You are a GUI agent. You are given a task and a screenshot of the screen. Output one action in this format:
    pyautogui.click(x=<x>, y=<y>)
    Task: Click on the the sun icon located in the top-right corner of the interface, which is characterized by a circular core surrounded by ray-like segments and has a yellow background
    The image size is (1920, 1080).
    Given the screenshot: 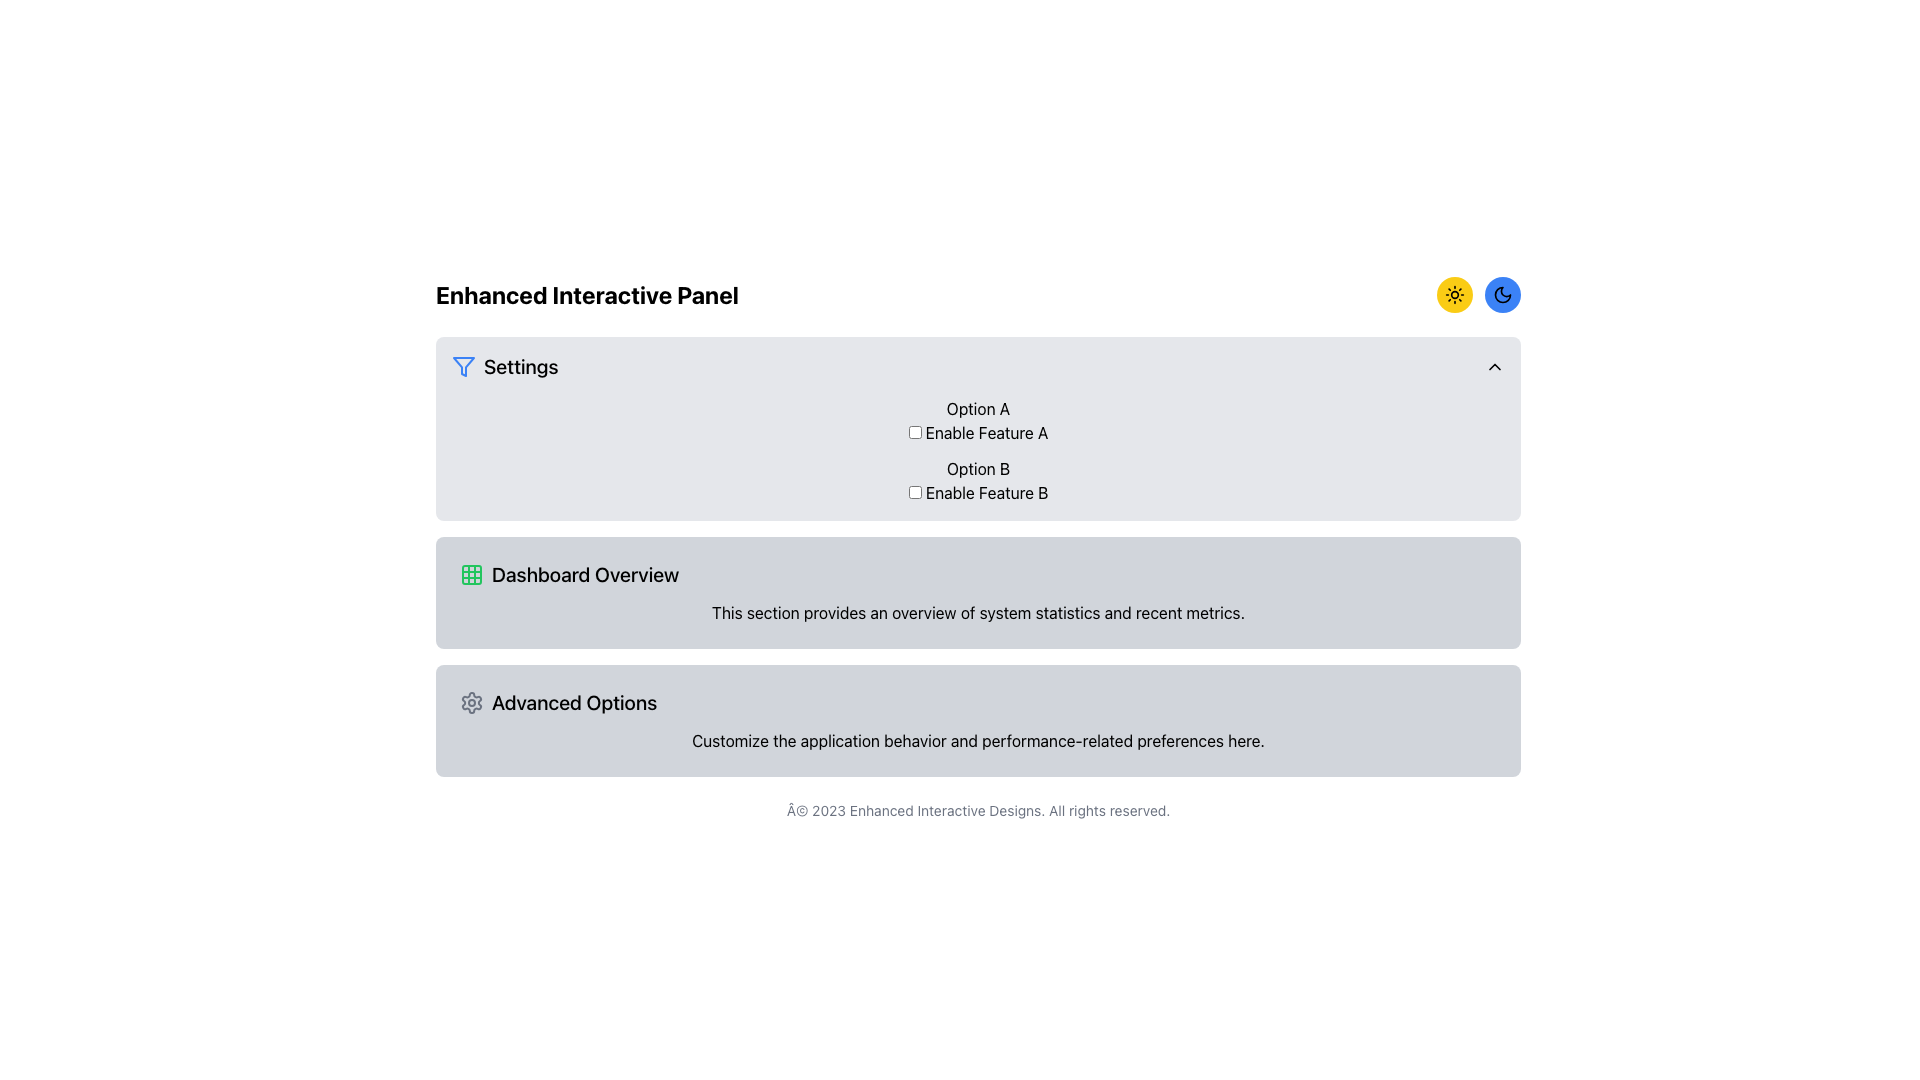 What is the action you would take?
    pyautogui.click(x=1454, y=294)
    